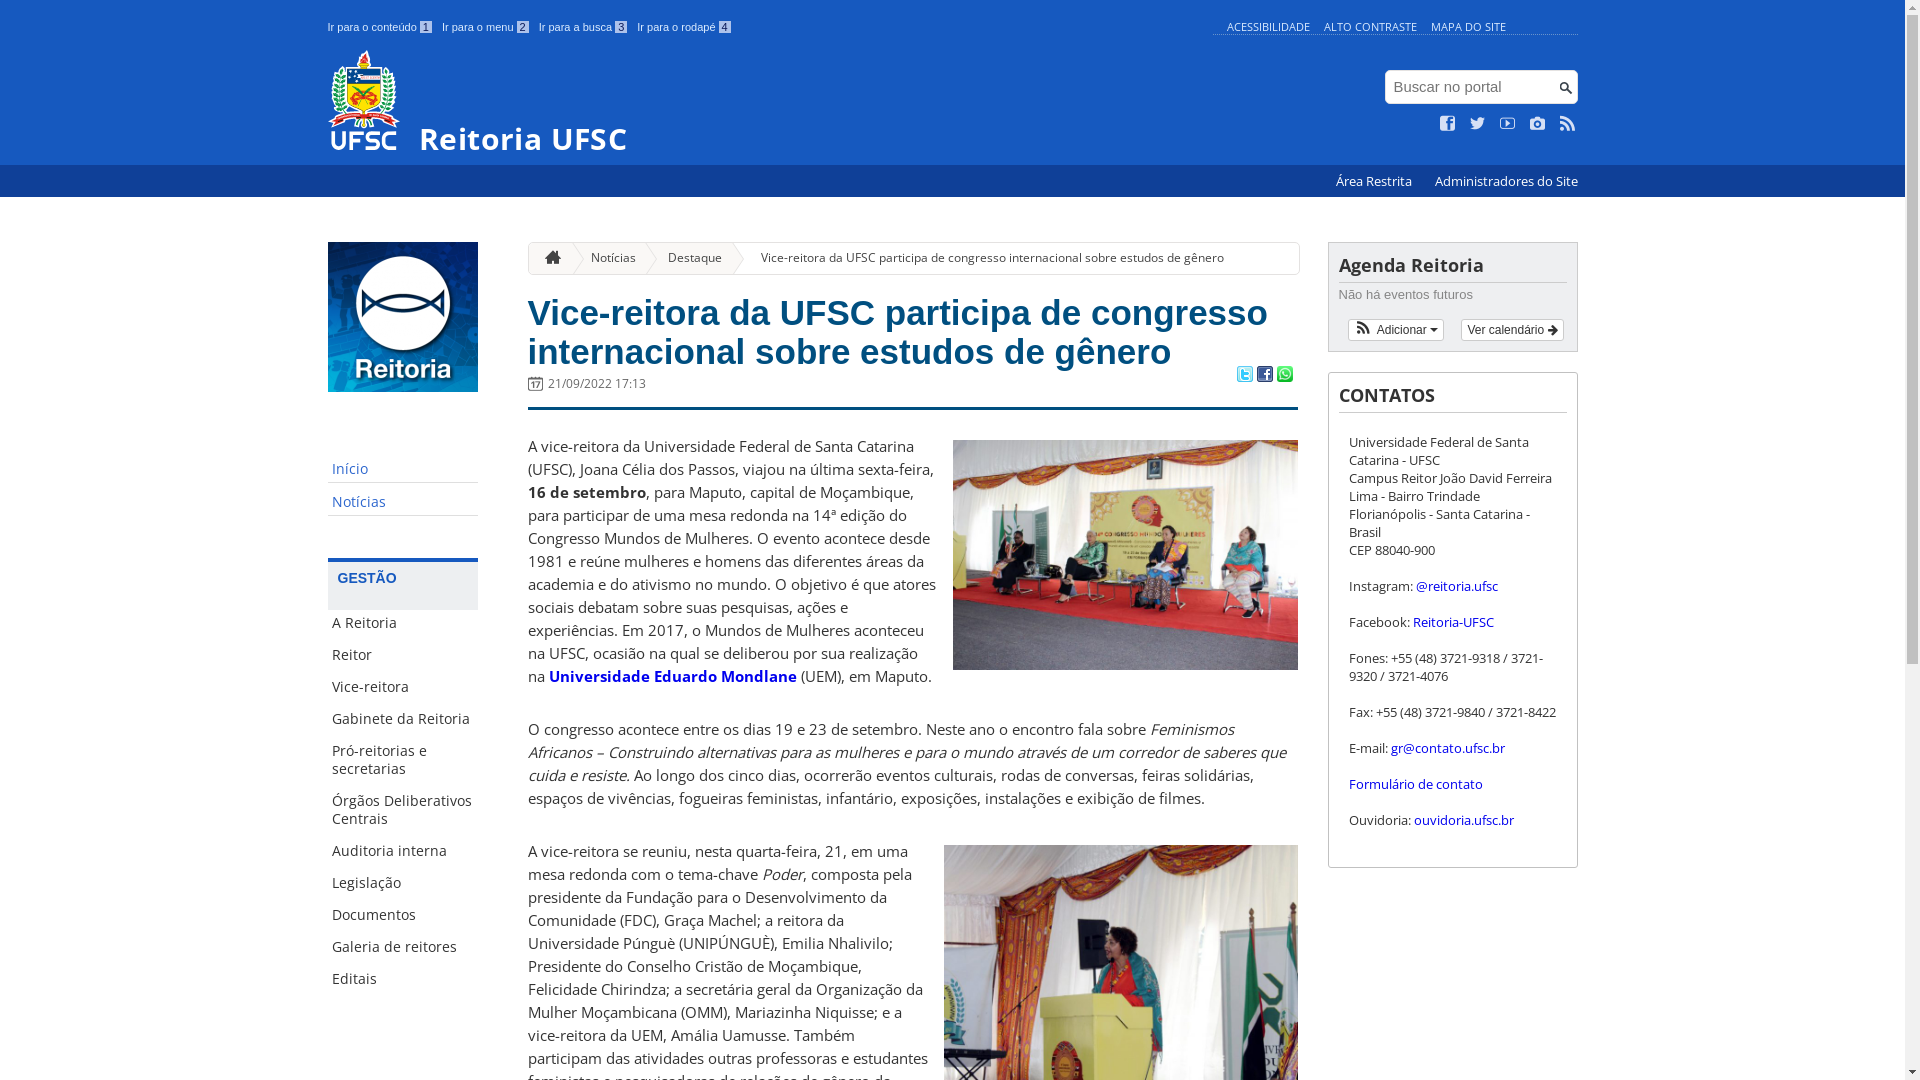 The height and width of the screenshot is (1080, 1920). Describe the element at coordinates (1369, 26) in the screenshot. I see `'ALTO CONTRASTE'` at that location.